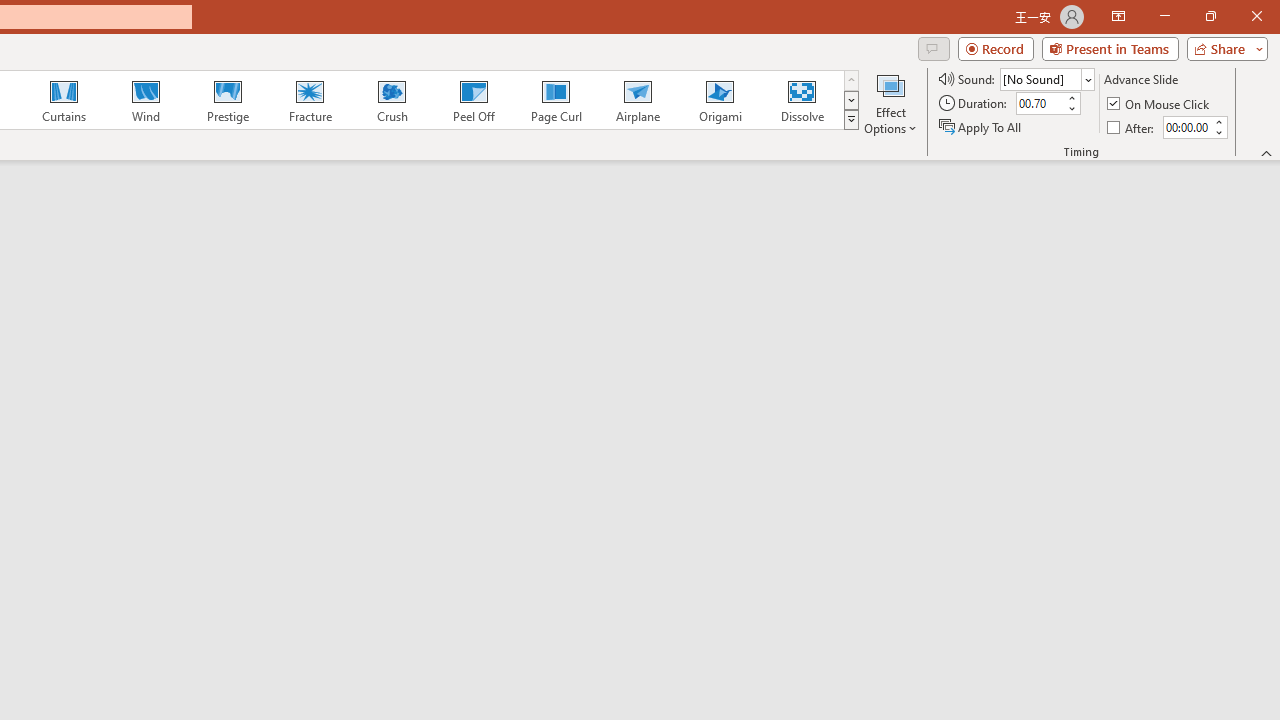 This screenshot has height=720, width=1280. I want to click on 'Wind', so click(144, 100).